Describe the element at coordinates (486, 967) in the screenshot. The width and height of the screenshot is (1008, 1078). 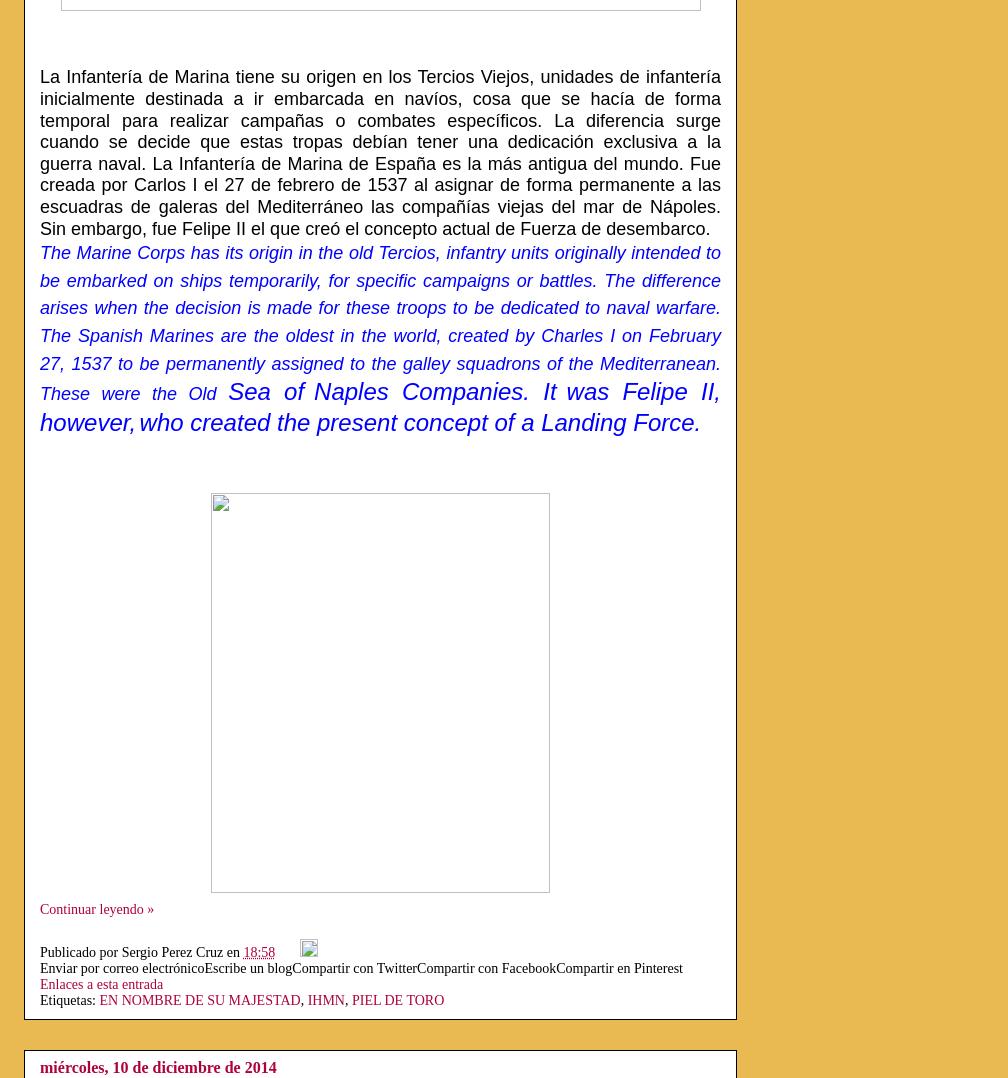
I see `'Compartir con Facebook'` at that location.